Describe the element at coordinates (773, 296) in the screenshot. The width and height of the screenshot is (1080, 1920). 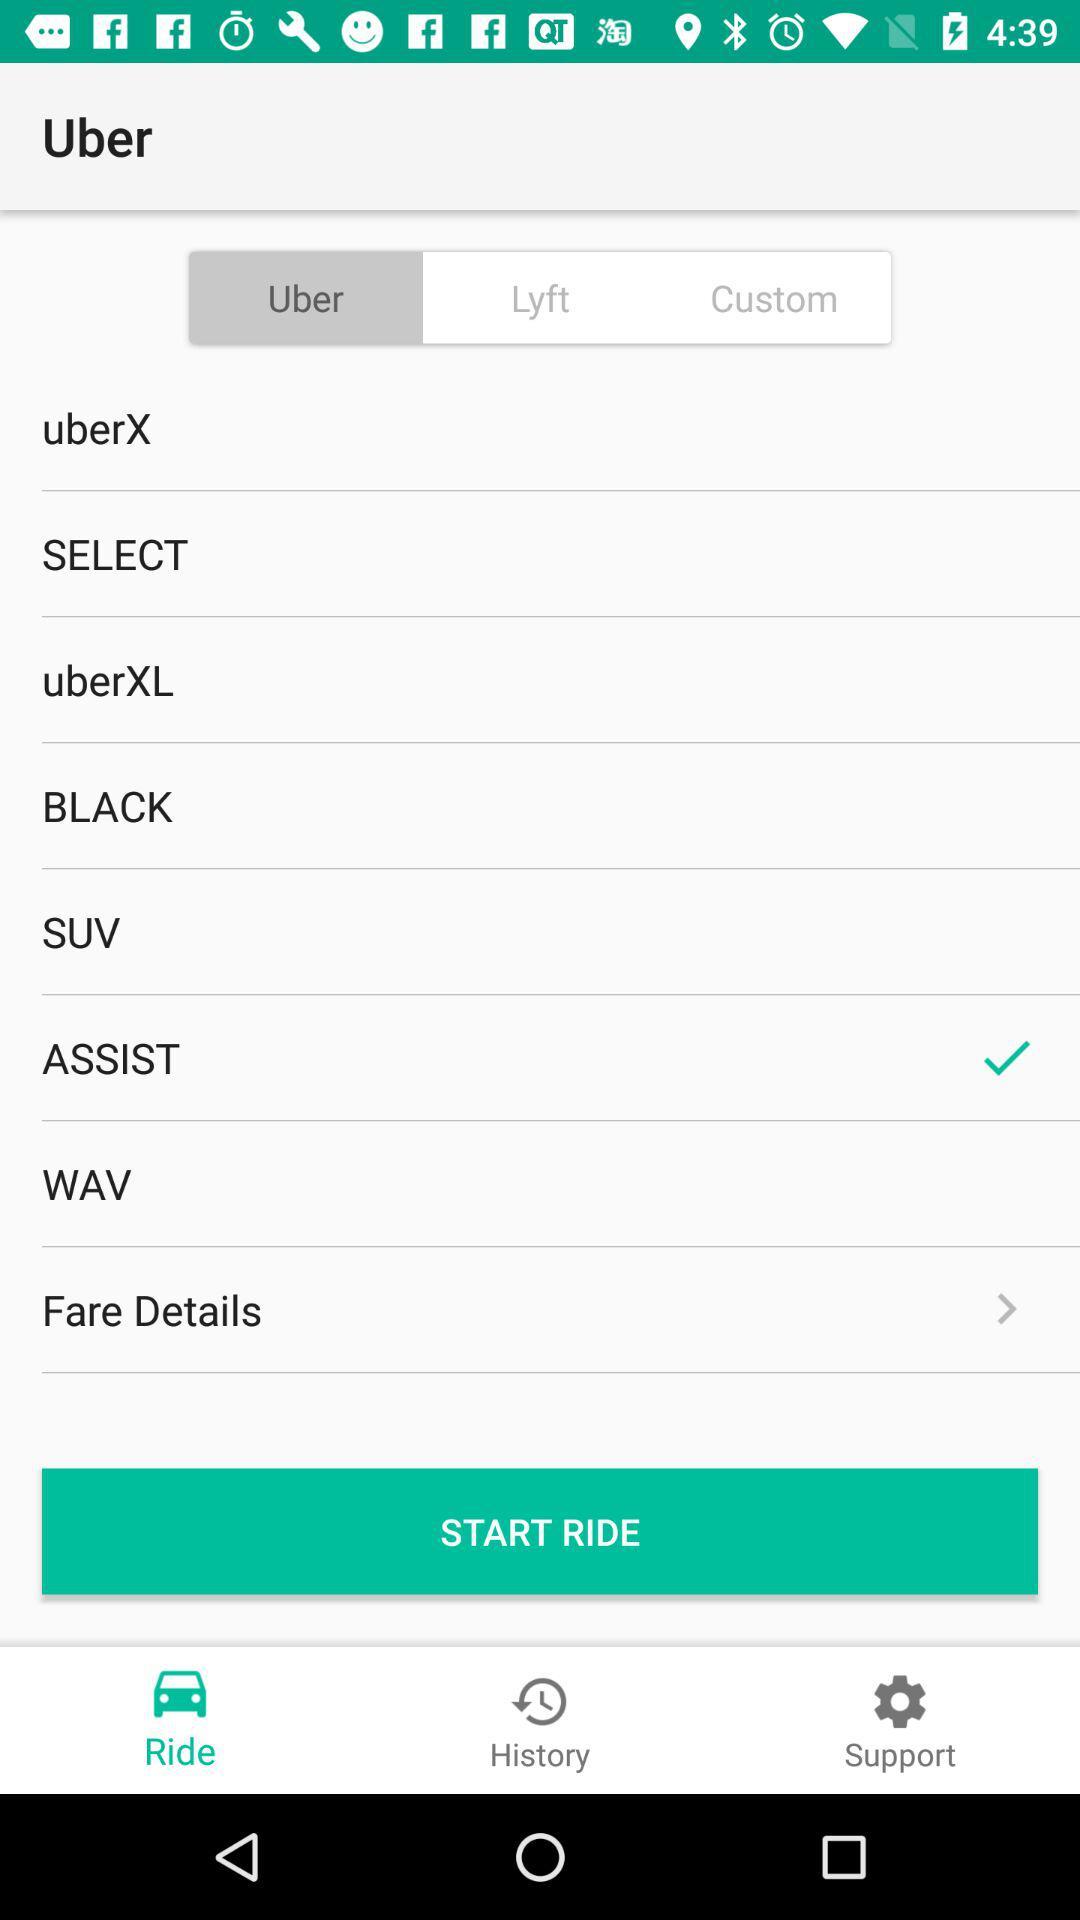
I see `custom` at that location.